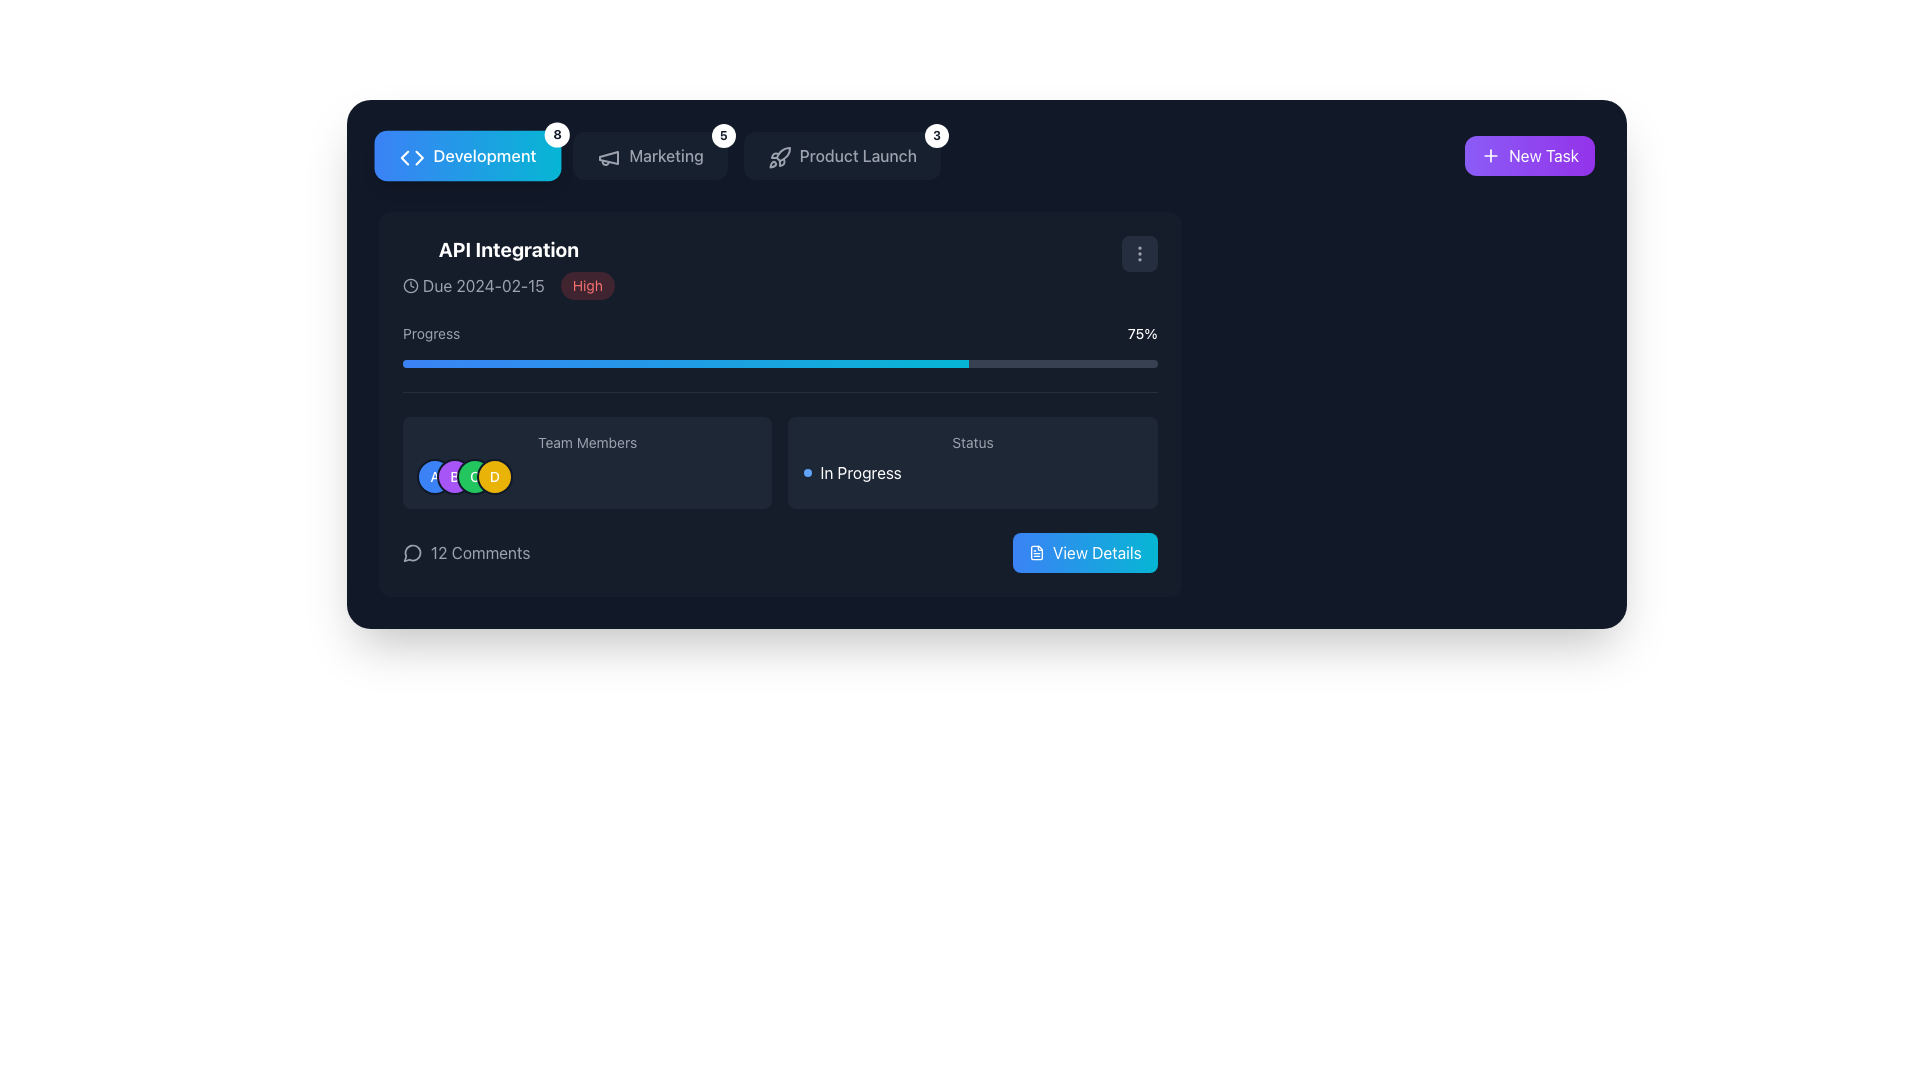 This screenshot has width=1920, height=1080. Describe the element at coordinates (465, 552) in the screenshot. I see `the Interactive Button labeled '12 Comments' which features a speech bubble icon and changes color on hover, located at the bottom-left of a rectangular card` at that location.